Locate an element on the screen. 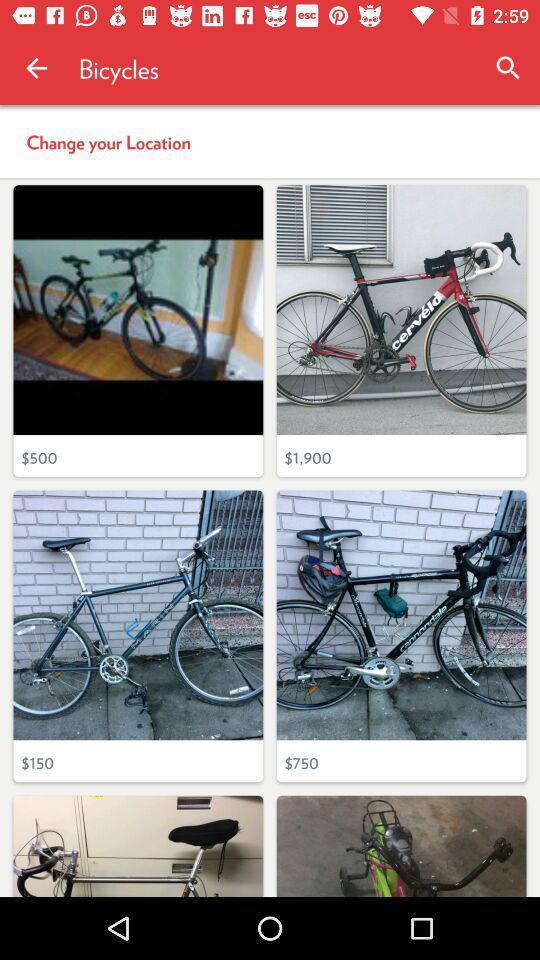 The image size is (540, 960). the icon above the change your location item is located at coordinates (508, 68).